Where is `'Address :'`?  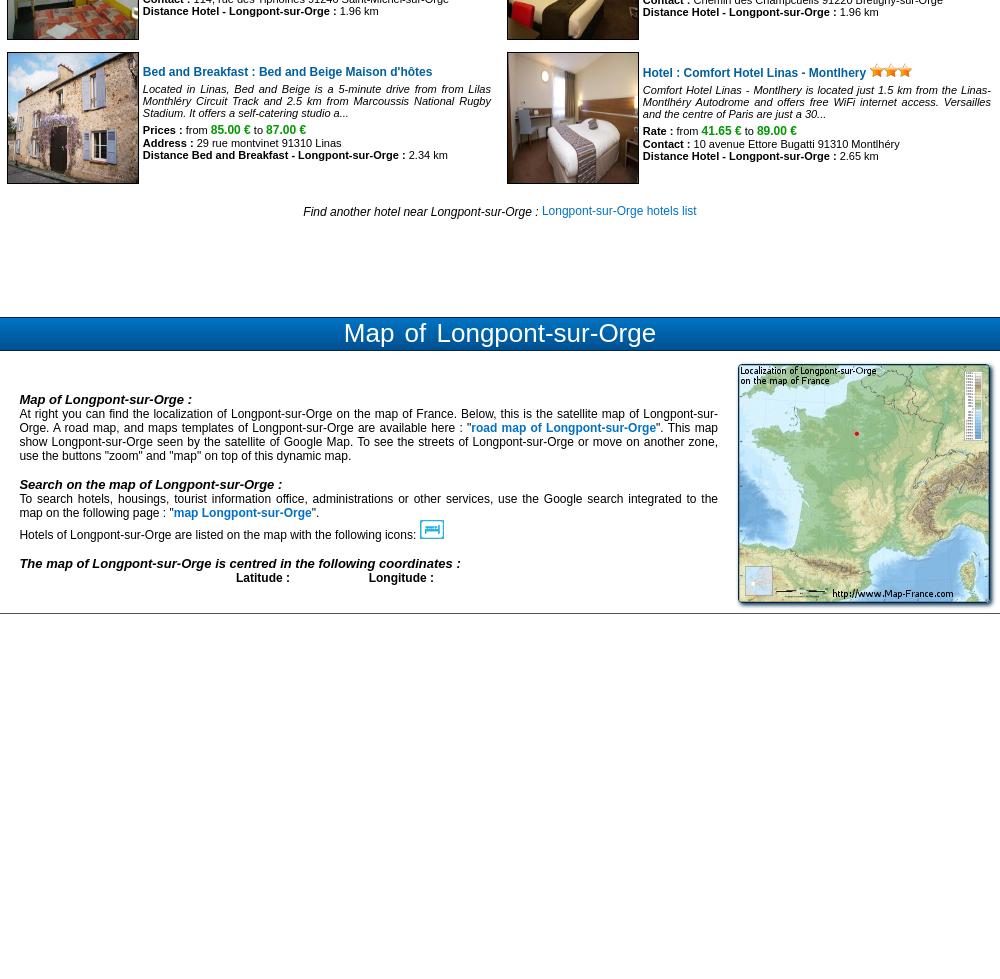 'Address :' is located at coordinates (169, 141).